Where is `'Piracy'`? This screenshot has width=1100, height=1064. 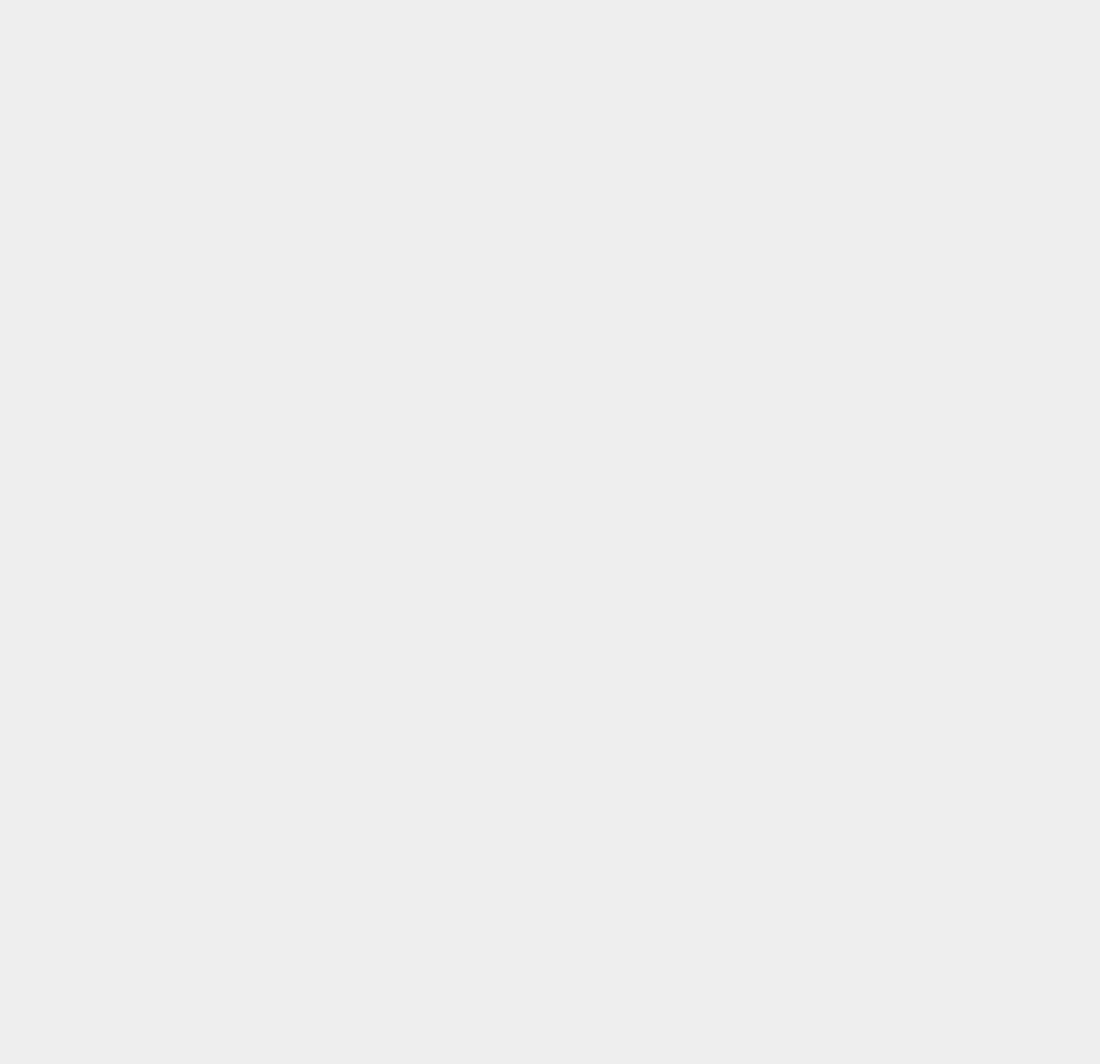
'Piracy' is located at coordinates (778, 217).